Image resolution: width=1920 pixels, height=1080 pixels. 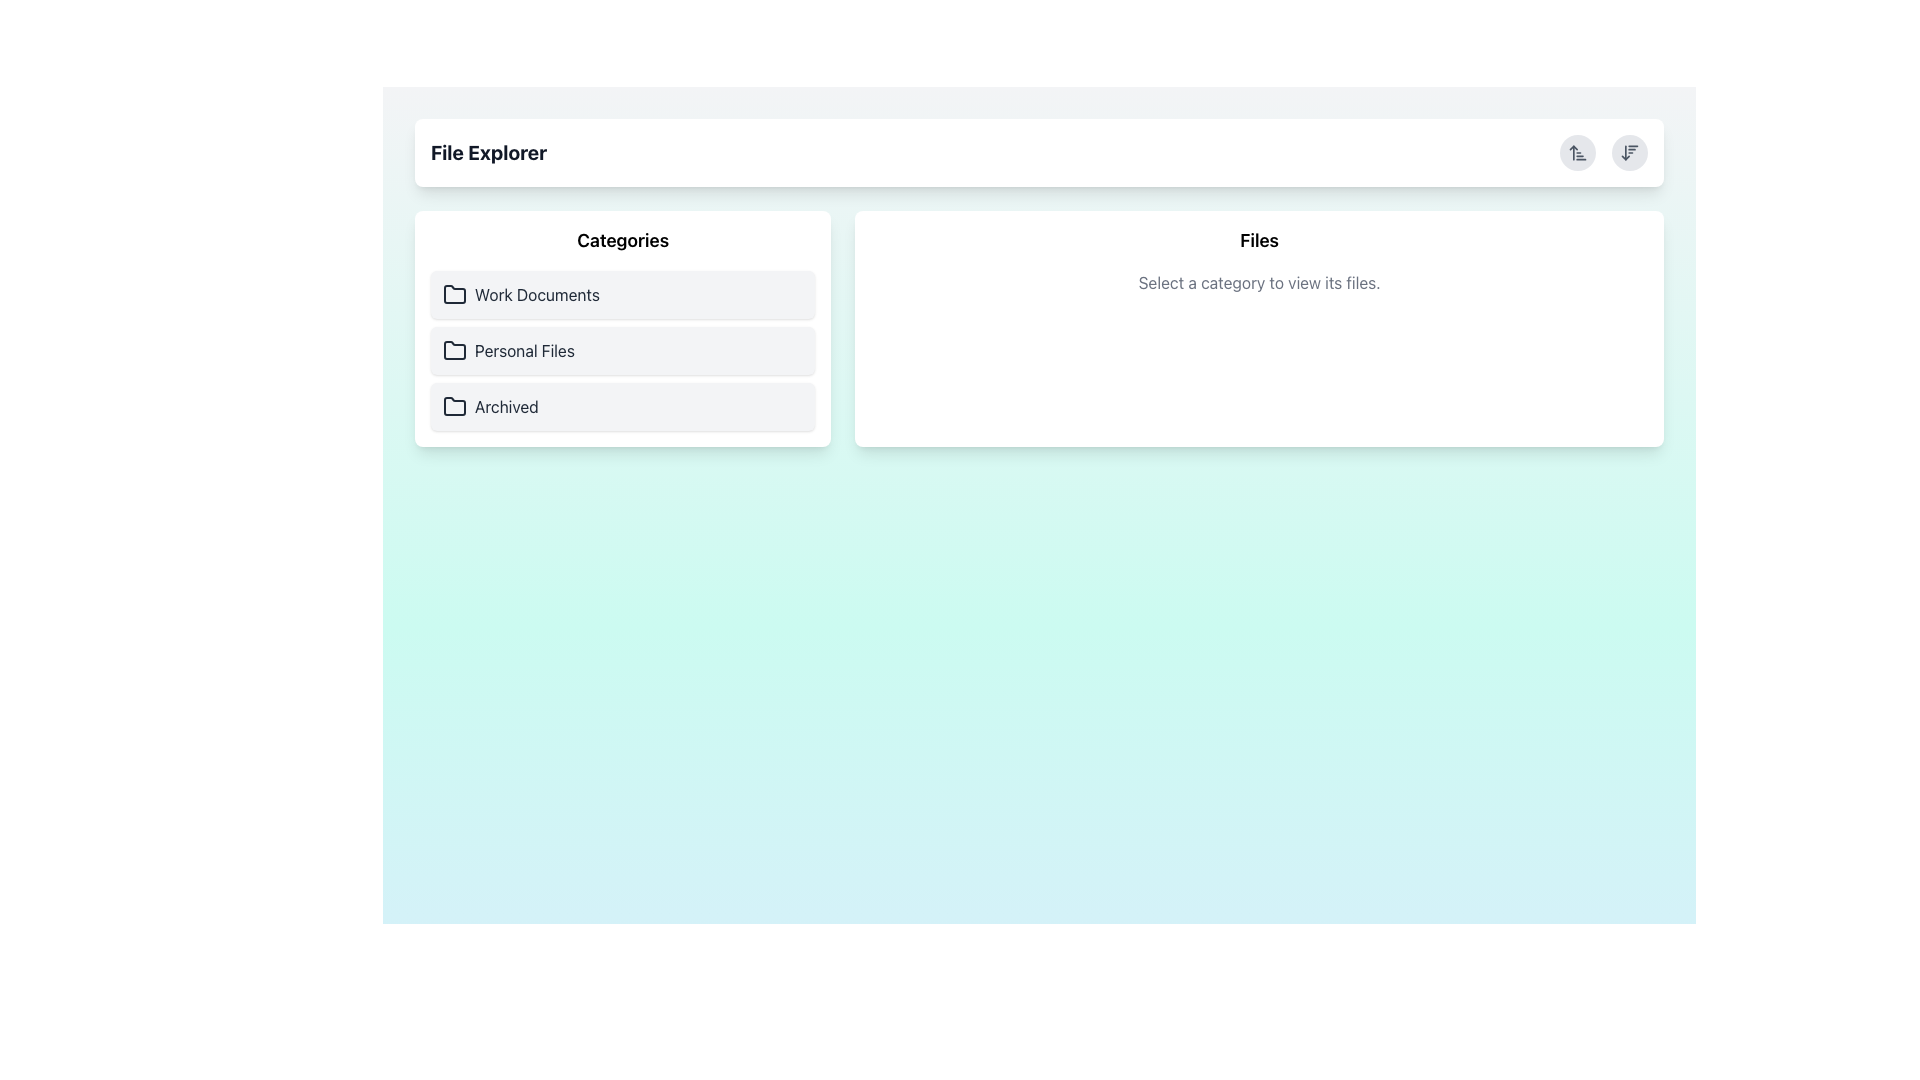 What do you see at coordinates (454, 349) in the screenshot?
I see `the folder icon representing the 'Personal Files' category located in the left panel of the file explorer interface, positioned below 'Work Documents' and above 'Archived'` at bounding box center [454, 349].